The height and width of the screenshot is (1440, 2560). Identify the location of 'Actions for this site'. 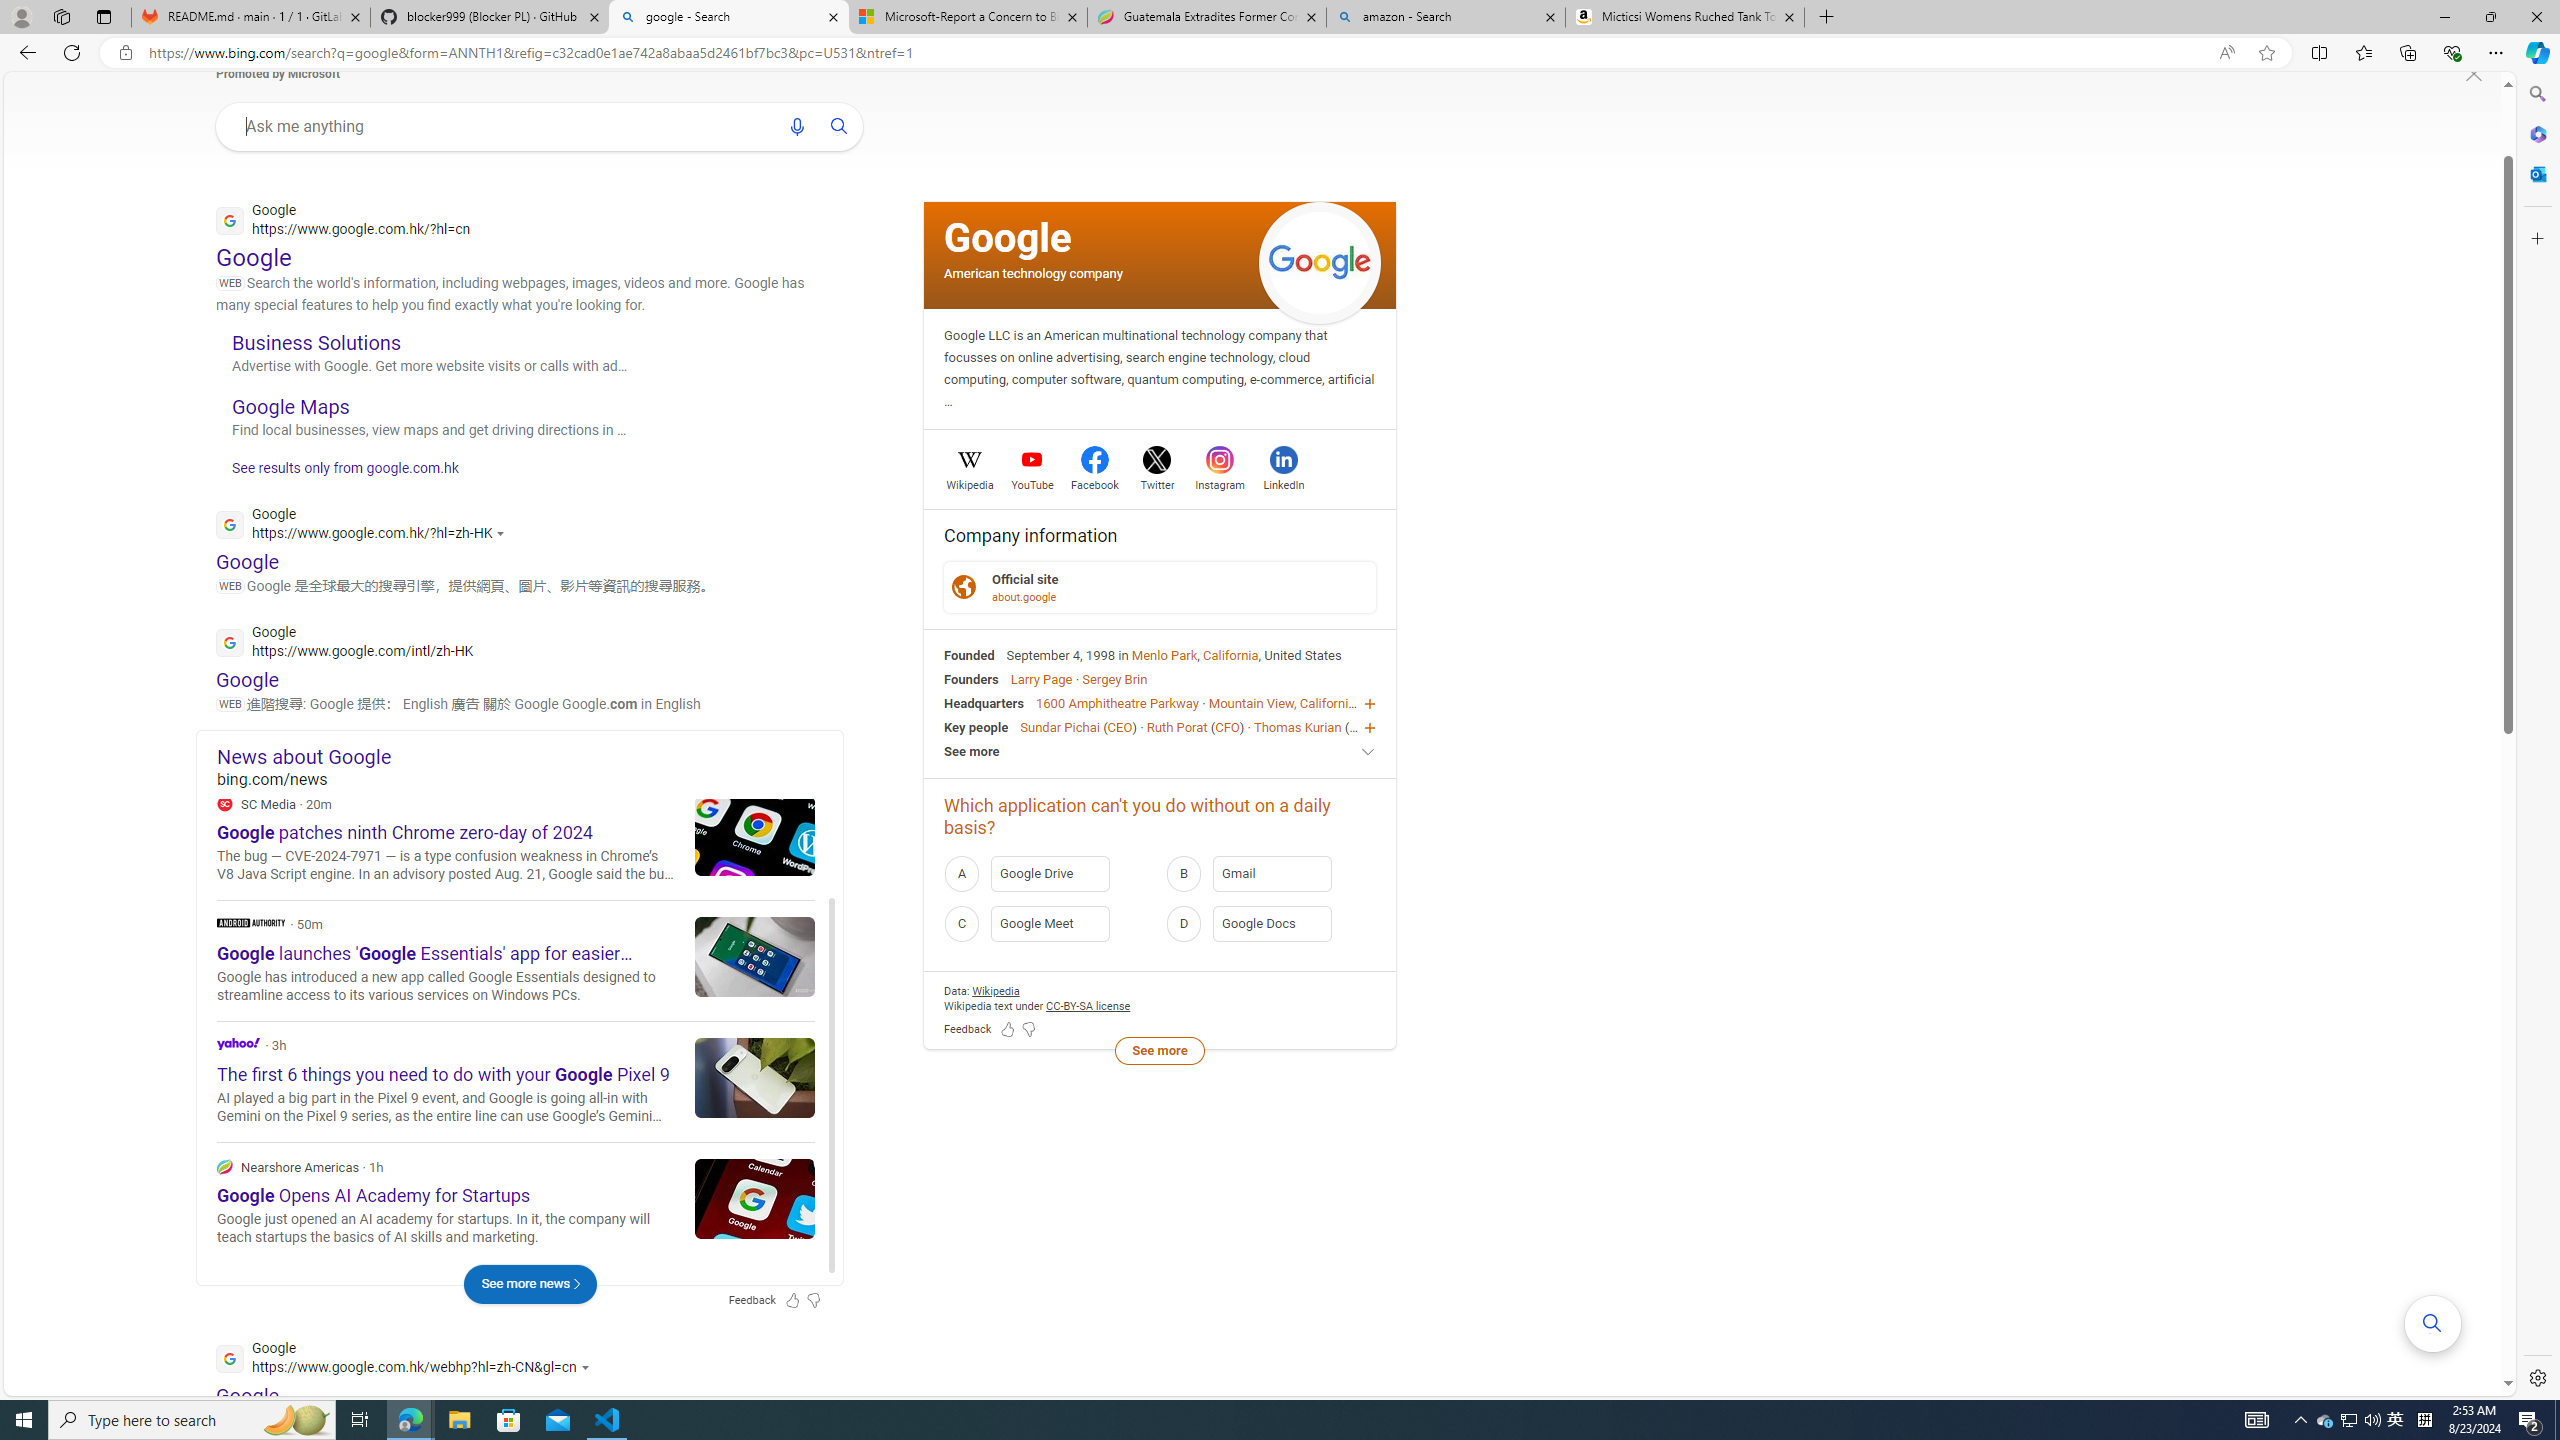
(587, 1367).